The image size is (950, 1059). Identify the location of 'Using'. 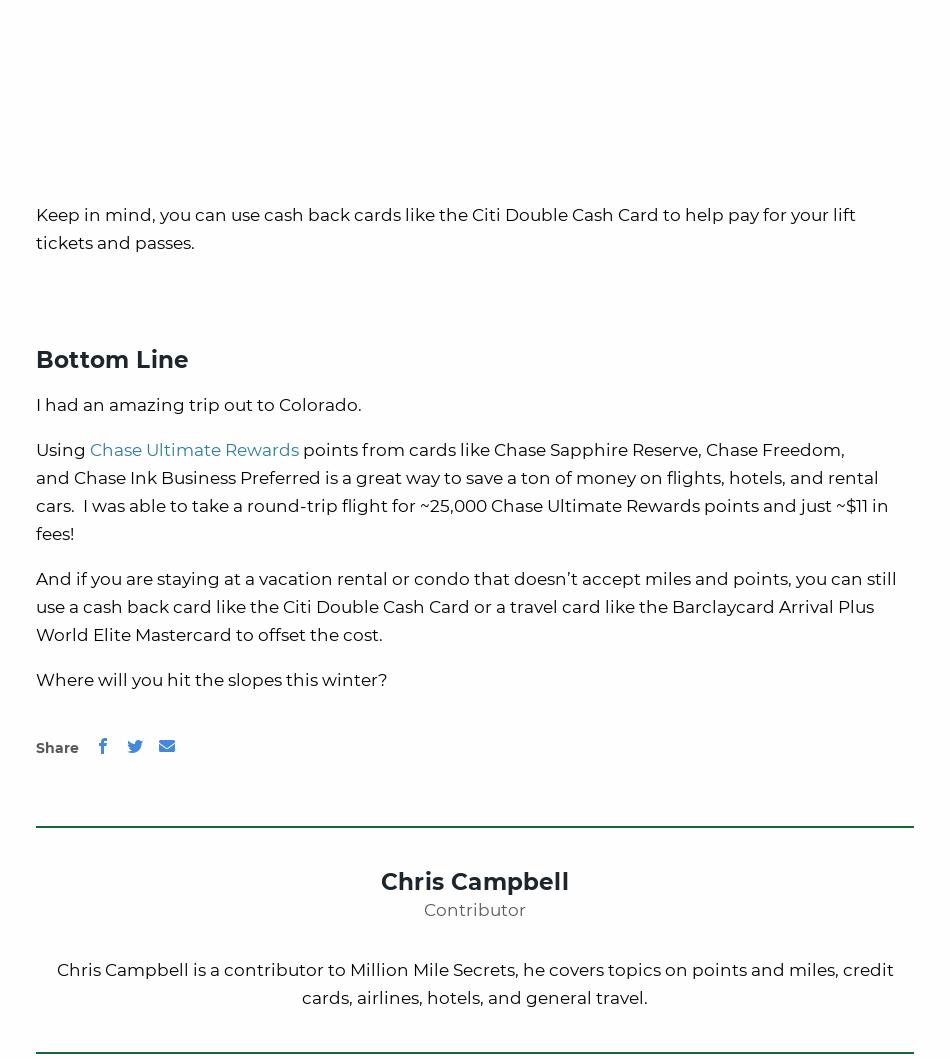
(36, 449).